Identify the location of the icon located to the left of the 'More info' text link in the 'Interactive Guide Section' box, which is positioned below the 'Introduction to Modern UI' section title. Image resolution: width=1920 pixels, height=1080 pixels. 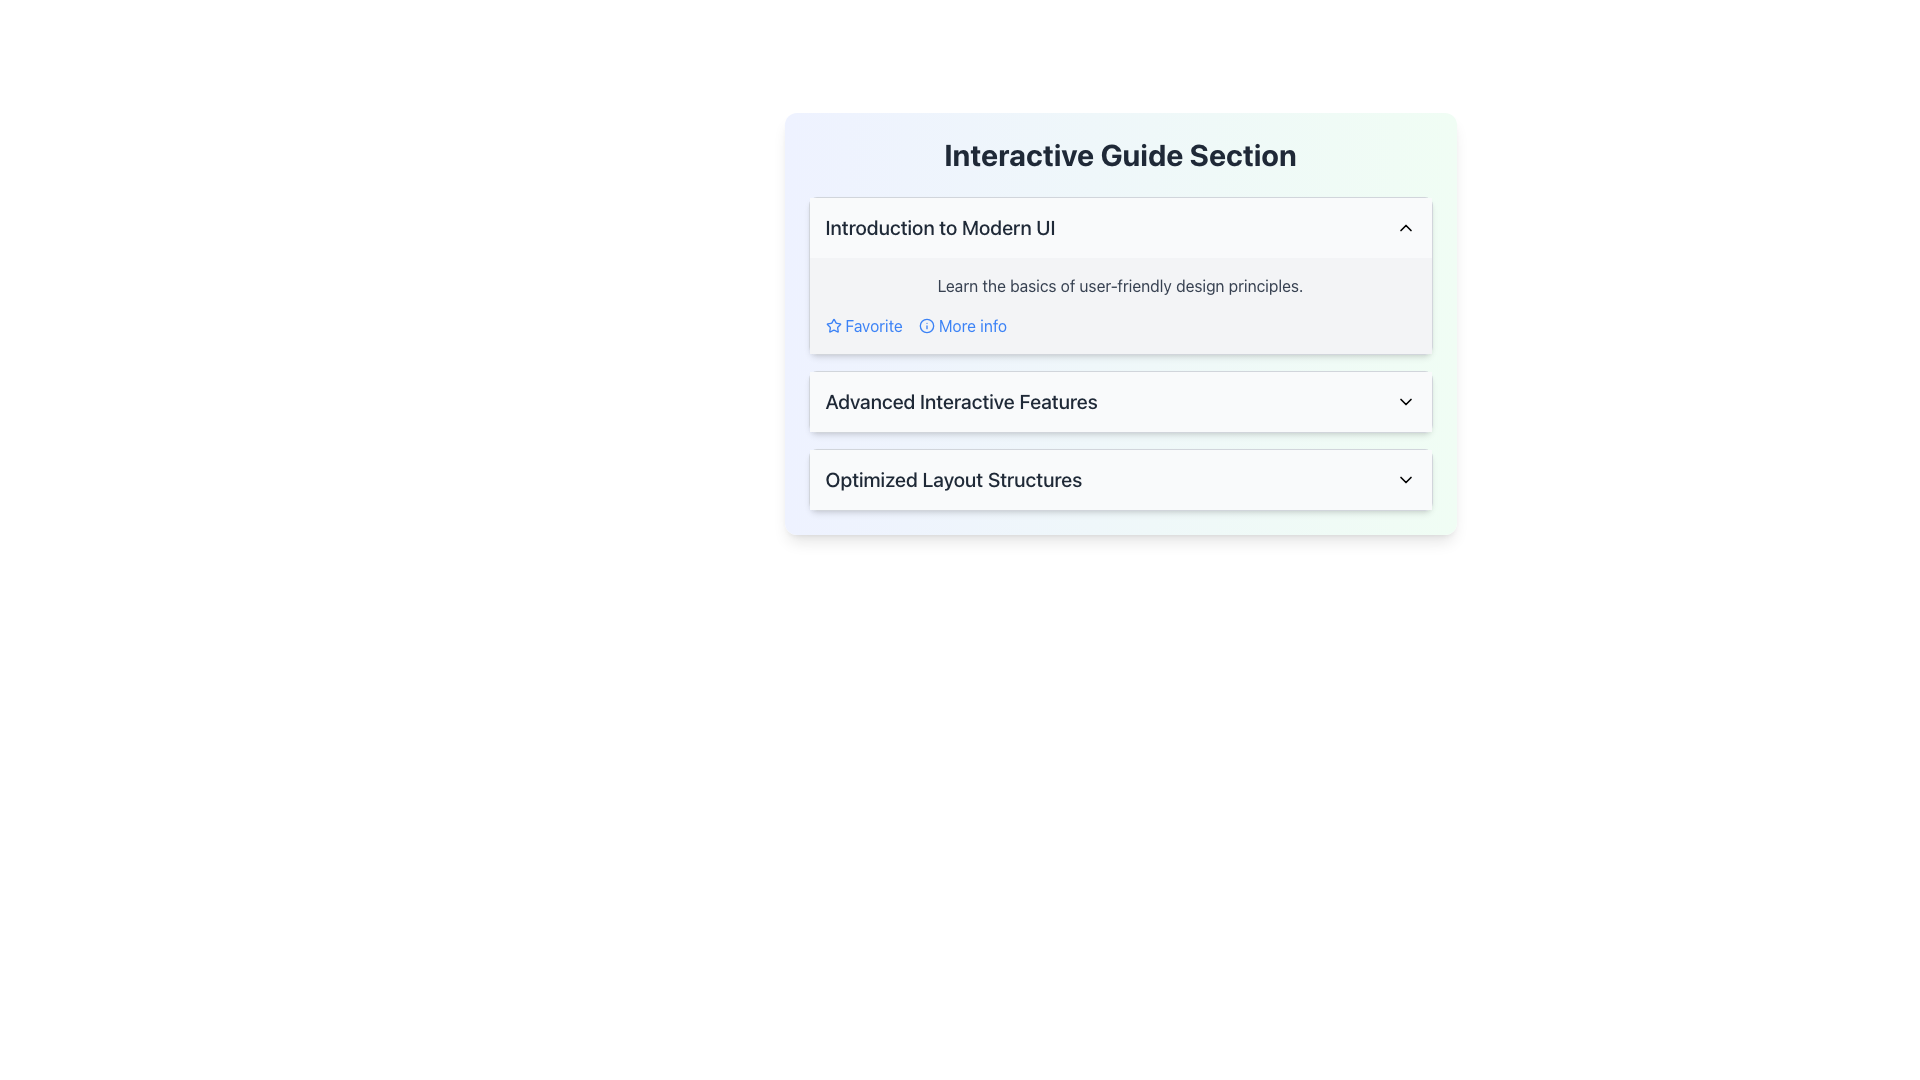
(925, 325).